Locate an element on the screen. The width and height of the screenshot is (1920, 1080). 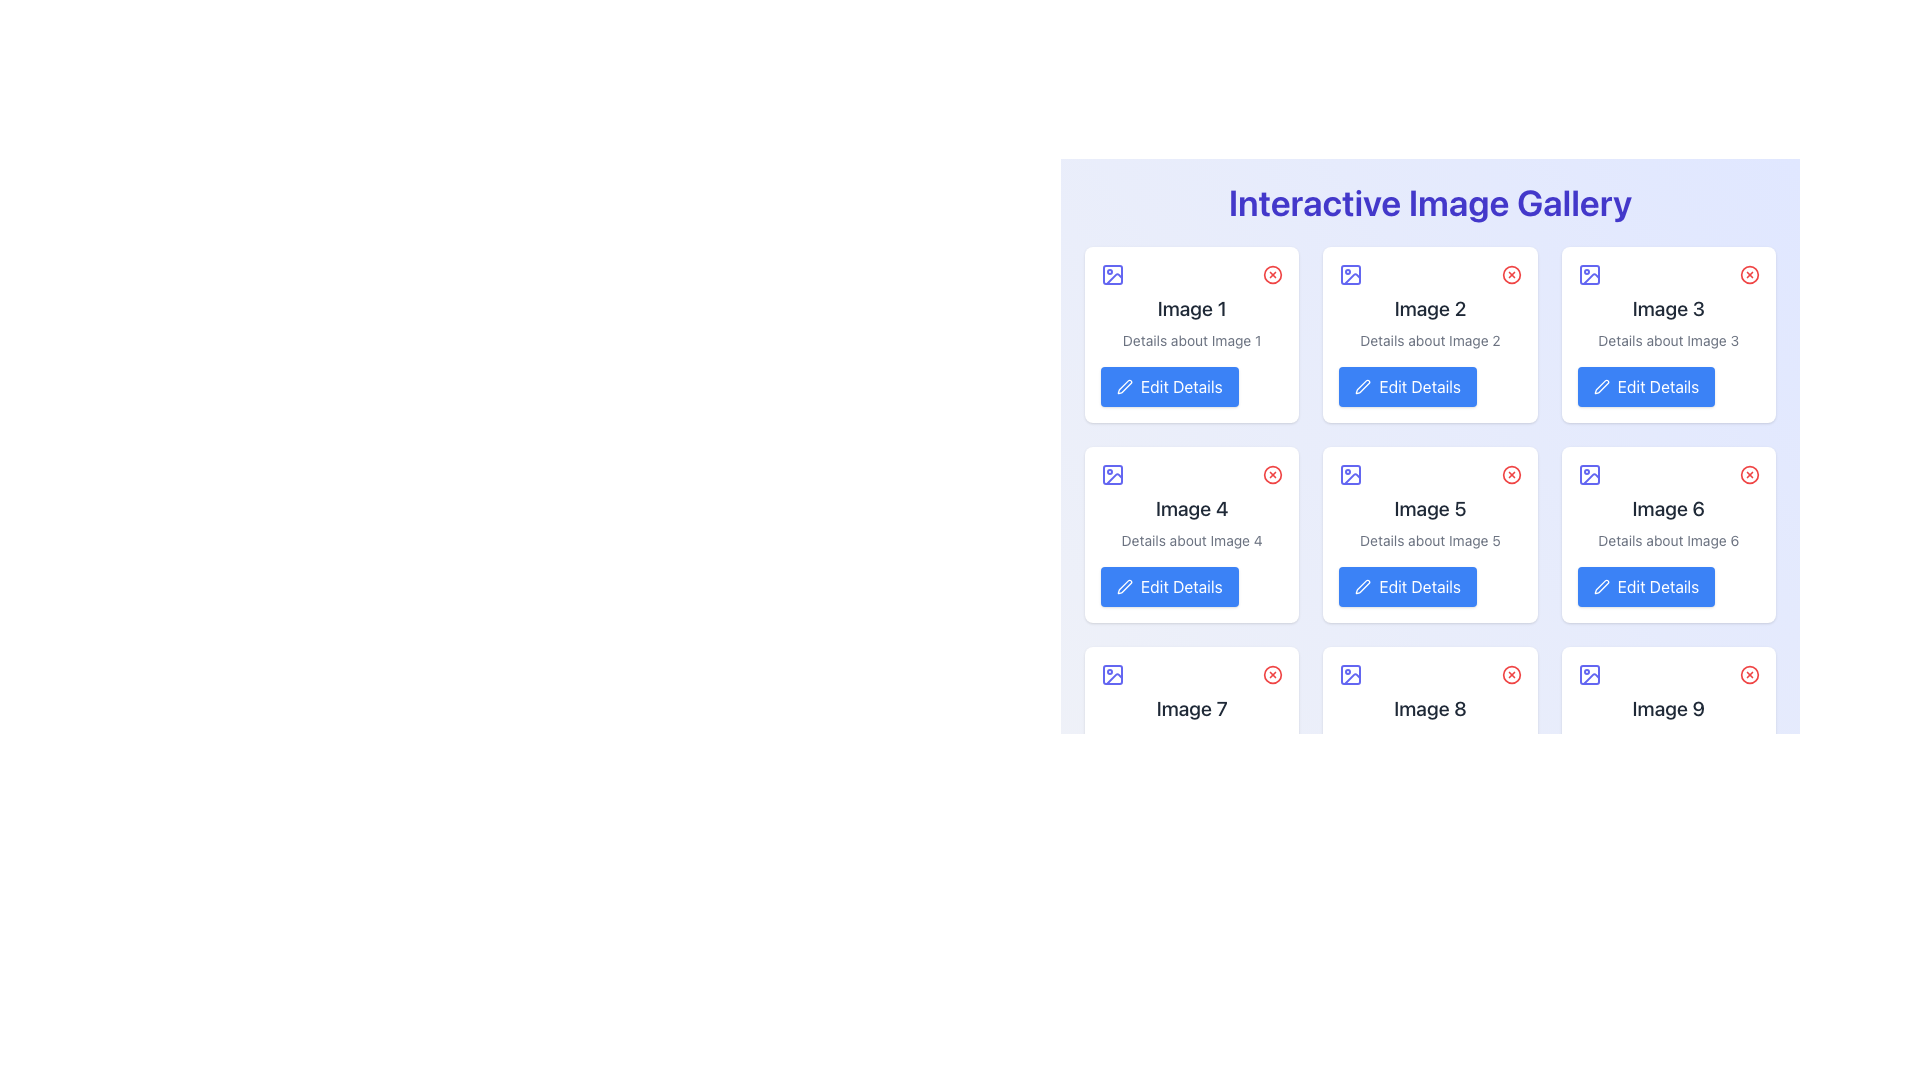
the SVG icon resembling a camera symbol, which is located at the top-left corner of the card labeled 'Image 9' in the image gallery is located at coordinates (1588, 675).